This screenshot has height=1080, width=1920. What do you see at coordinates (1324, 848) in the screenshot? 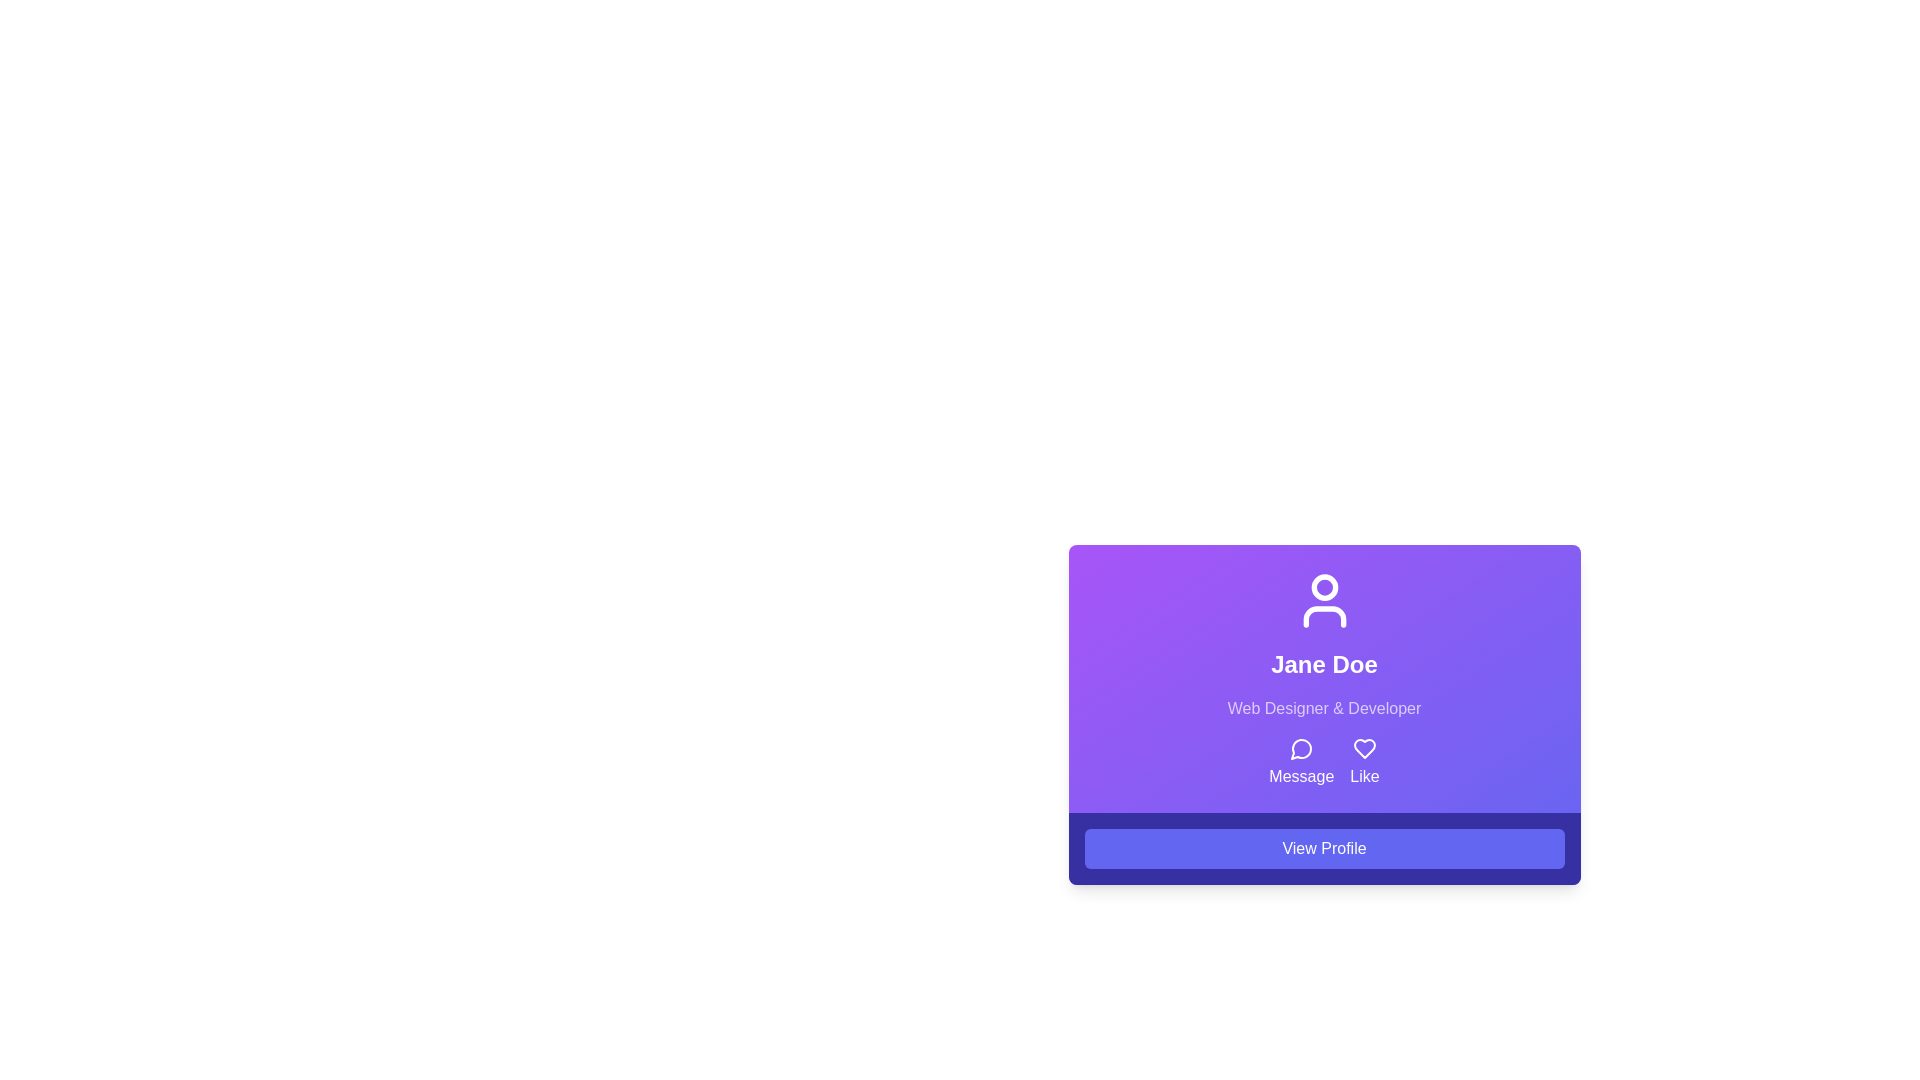
I see `the 'View Profile' button, which is a rectangular button with rounded corners located at the bottom center of a card-like profile section, featuring a dark blue background and white text` at bounding box center [1324, 848].